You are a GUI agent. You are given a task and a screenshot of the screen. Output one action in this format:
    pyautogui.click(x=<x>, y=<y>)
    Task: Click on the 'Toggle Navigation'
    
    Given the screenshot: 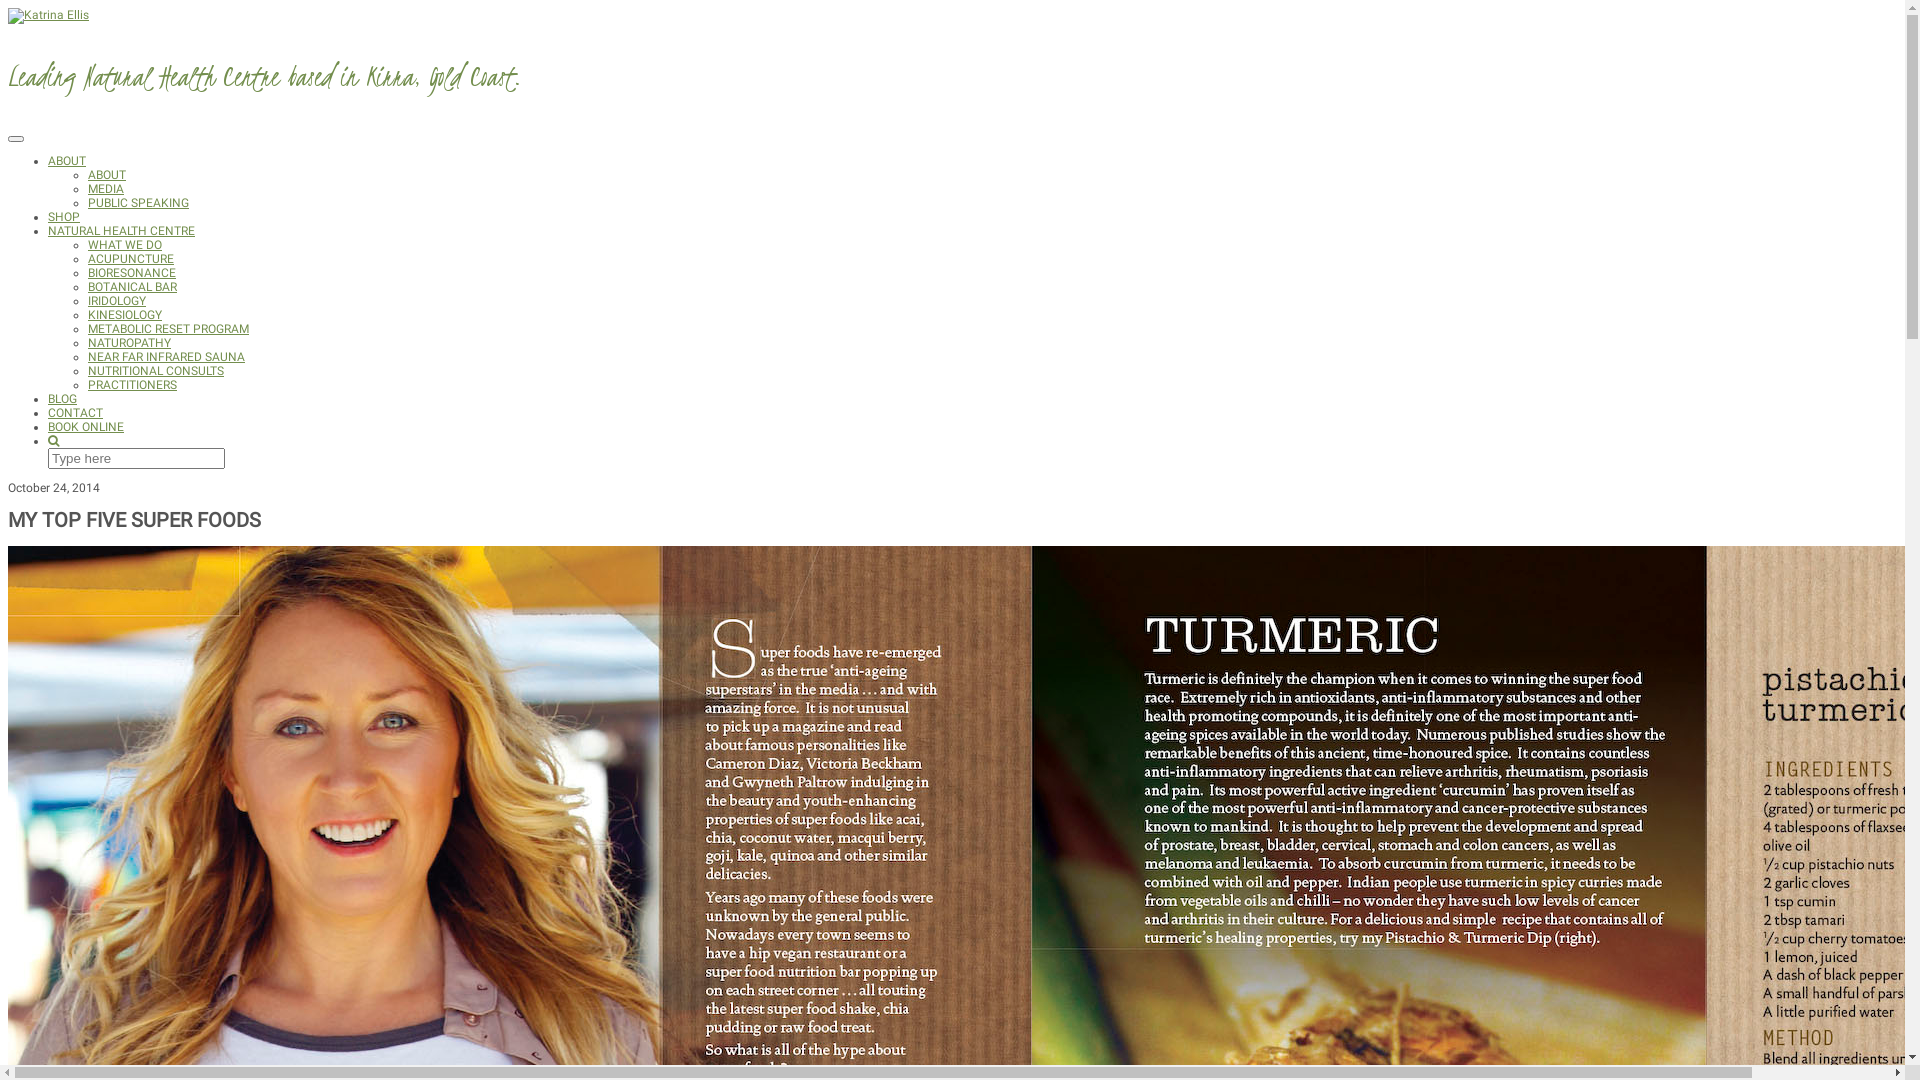 What is the action you would take?
    pyautogui.click(x=15, y=137)
    